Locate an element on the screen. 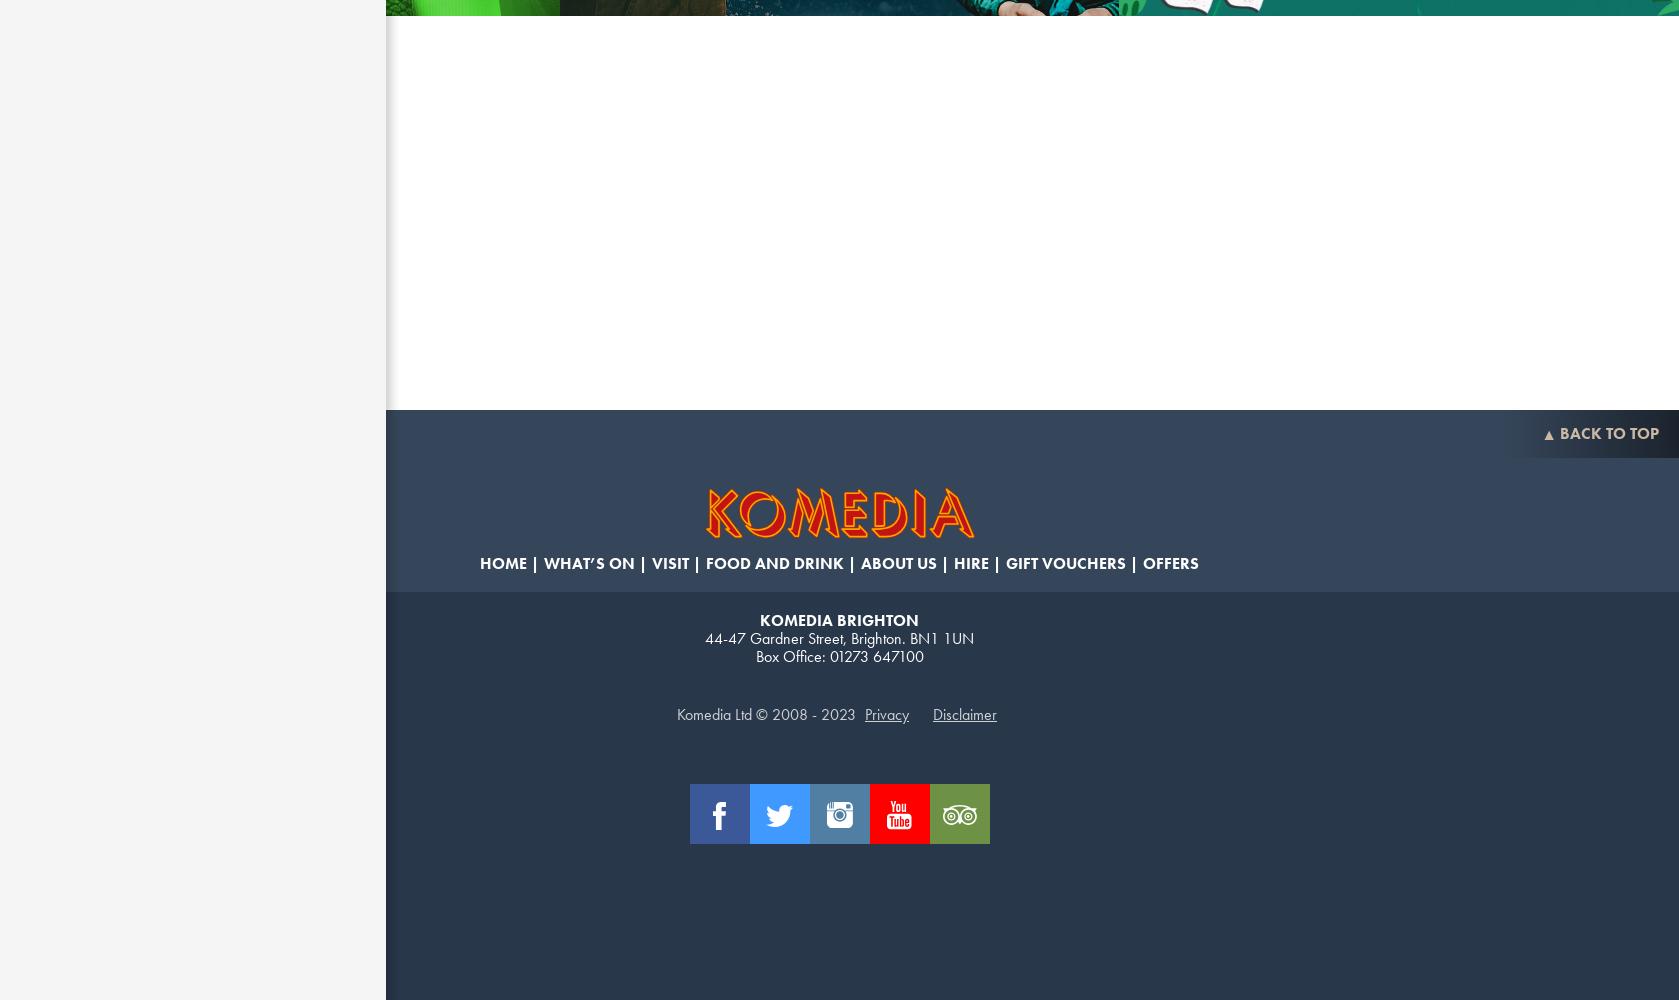 Image resolution: width=1679 pixels, height=1000 pixels. 'Privacy' is located at coordinates (864, 713).